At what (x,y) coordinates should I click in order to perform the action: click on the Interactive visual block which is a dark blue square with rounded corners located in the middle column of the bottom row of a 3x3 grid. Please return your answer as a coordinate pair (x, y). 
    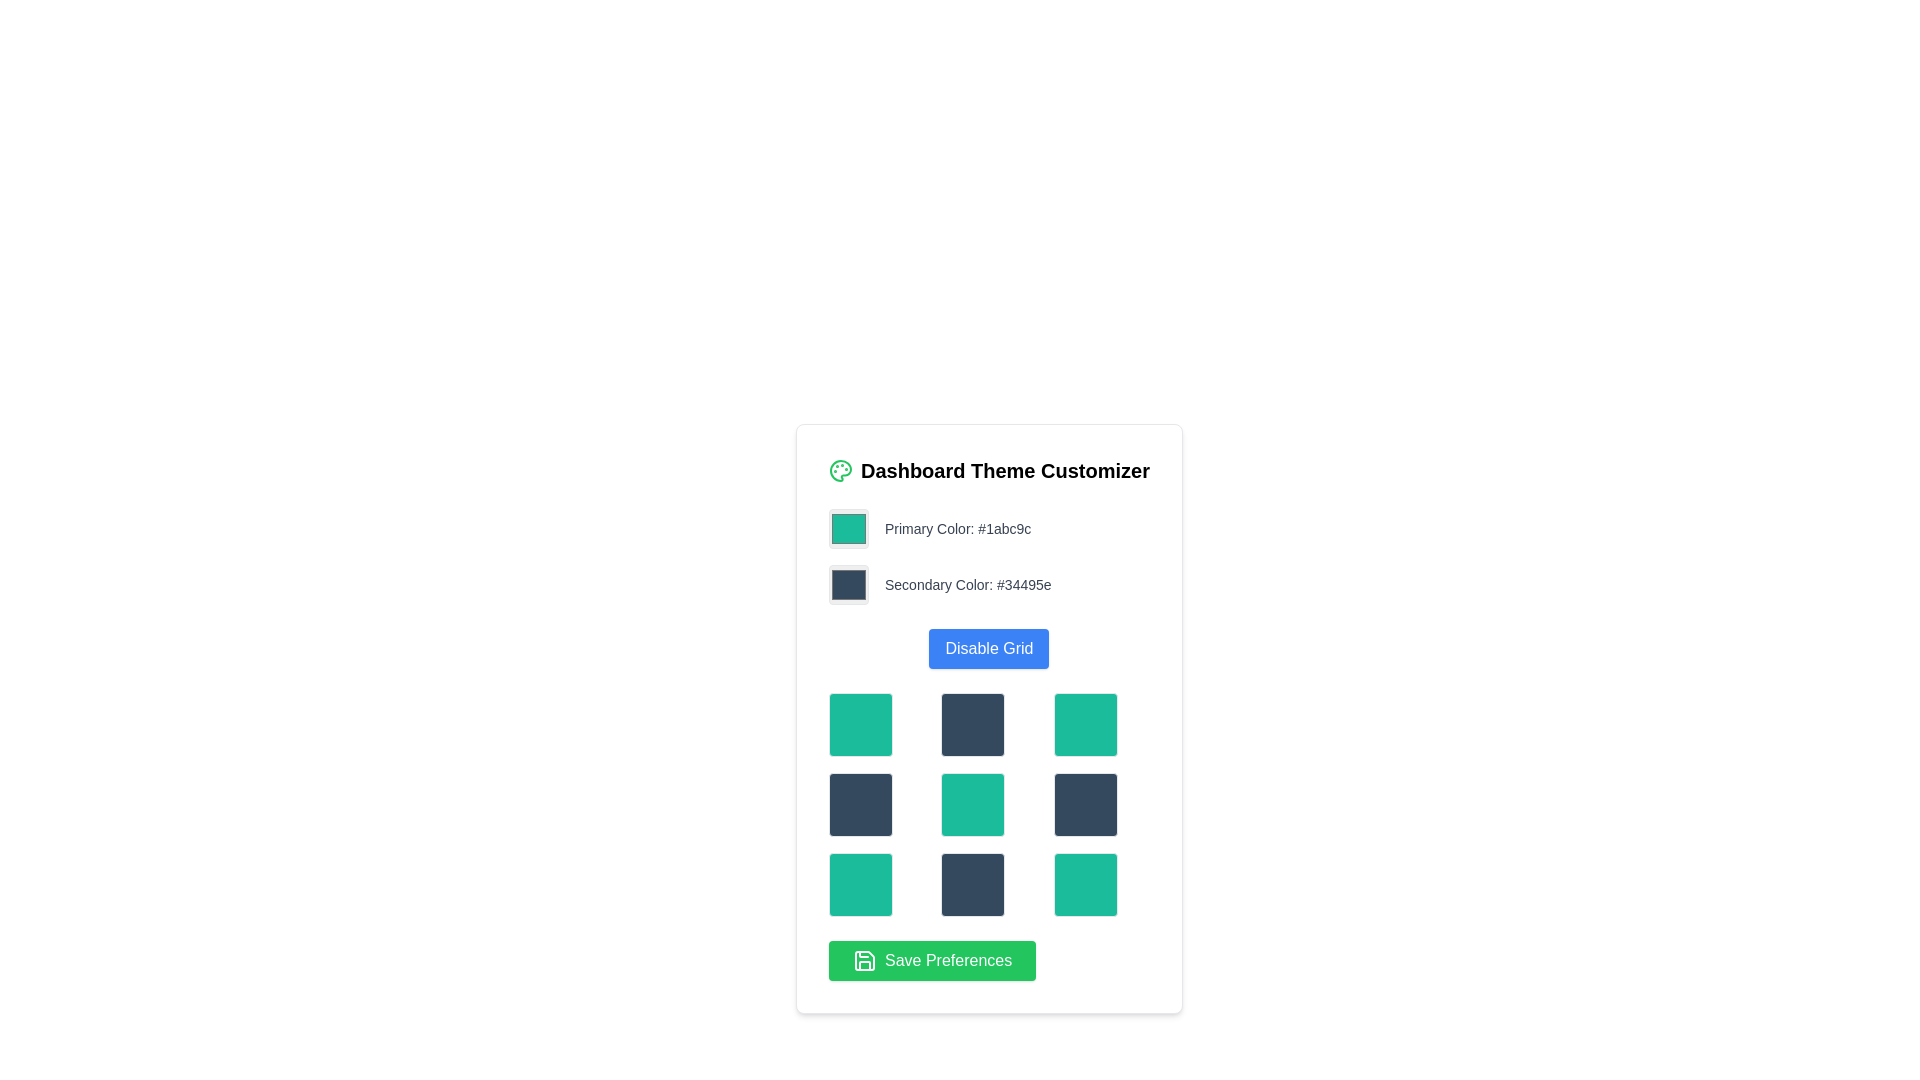
    Looking at the image, I should click on (973, 883).